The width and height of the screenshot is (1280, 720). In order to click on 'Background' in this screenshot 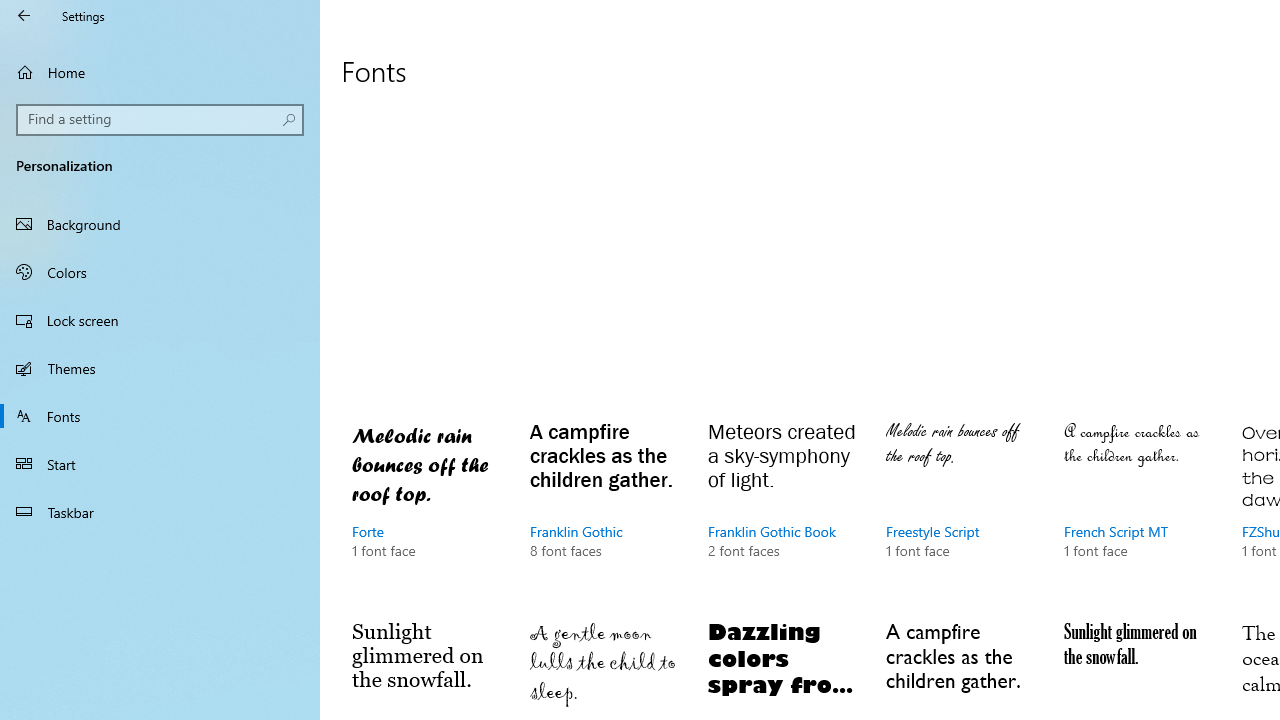, I will do `click(160, 223)`.